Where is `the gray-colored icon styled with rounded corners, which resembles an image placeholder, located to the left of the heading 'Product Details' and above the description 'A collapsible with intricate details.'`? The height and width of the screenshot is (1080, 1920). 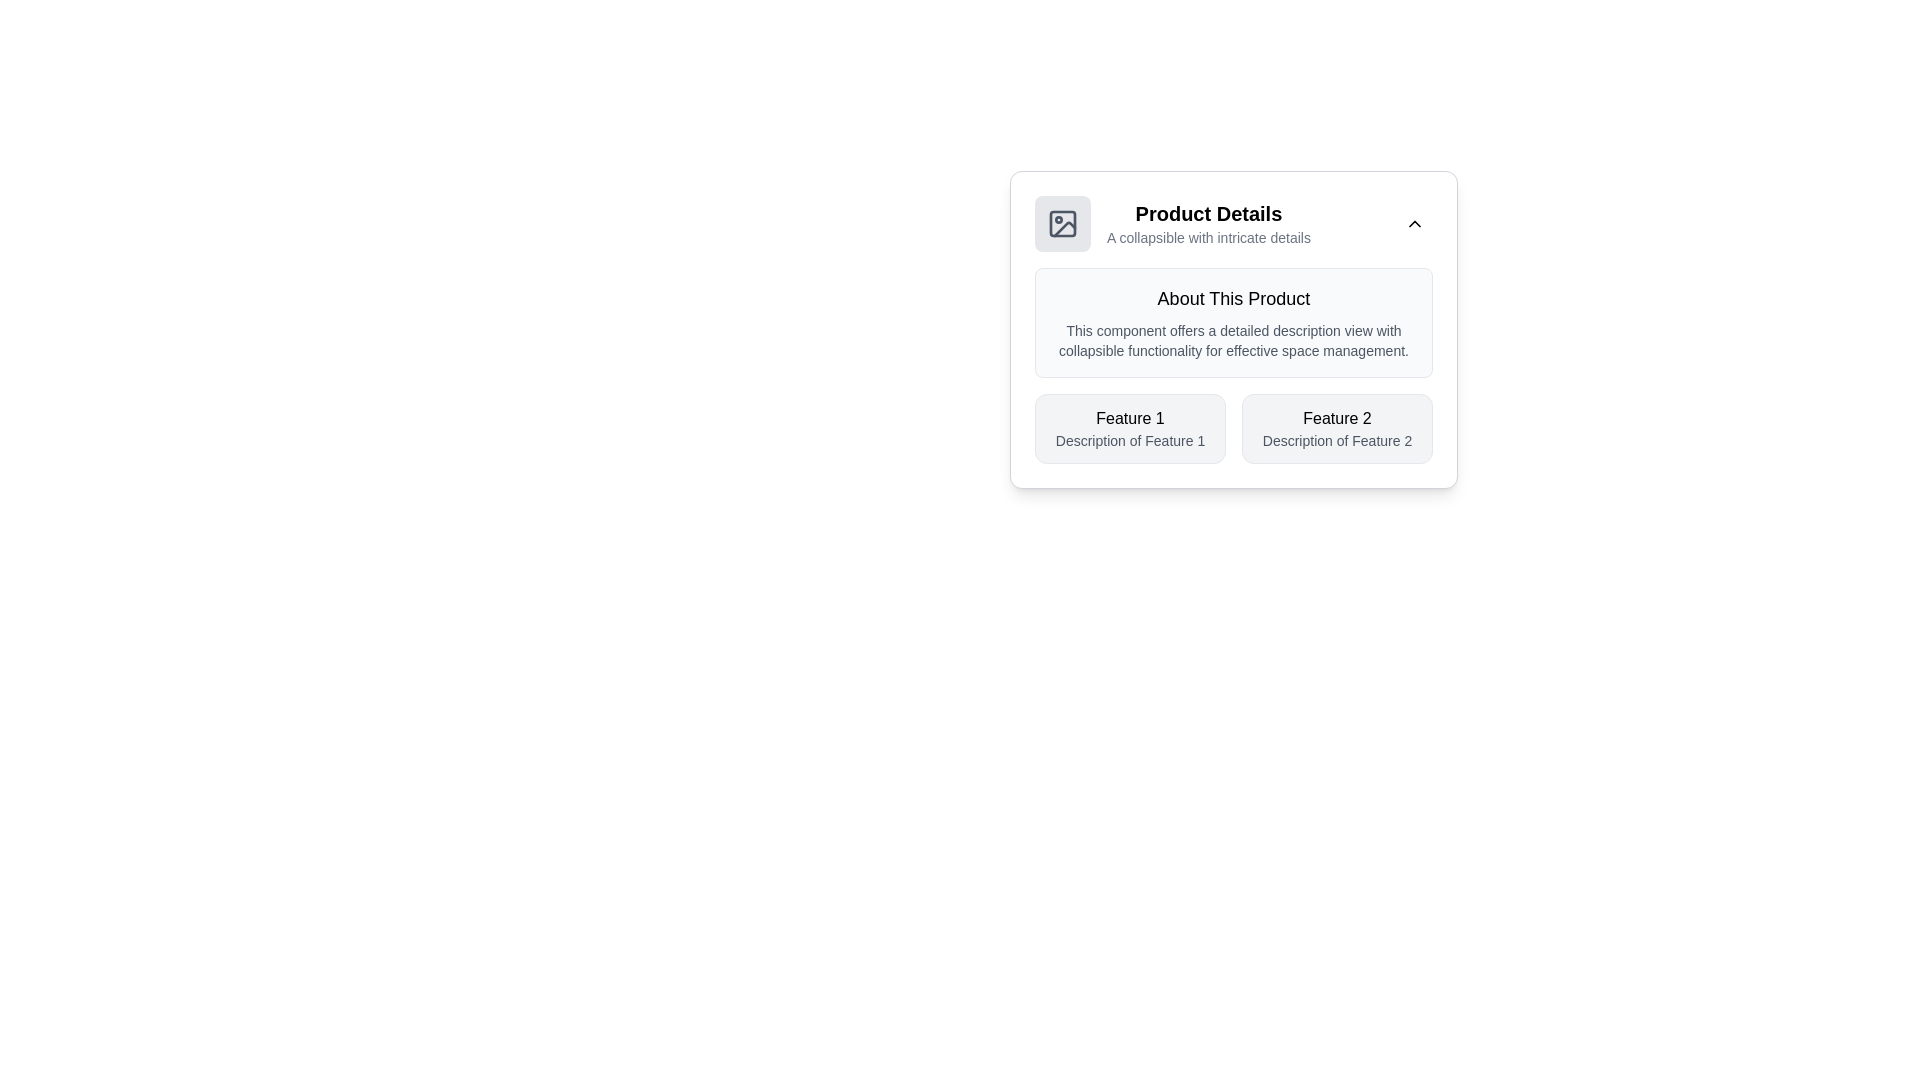
the gray-colored icon styled with rounded corners, which resembles an image placeholder, located to the left of the heading 'Product Details' and above the description 'A collapsible with intricate details.' is located at coordinates (1061, 223).